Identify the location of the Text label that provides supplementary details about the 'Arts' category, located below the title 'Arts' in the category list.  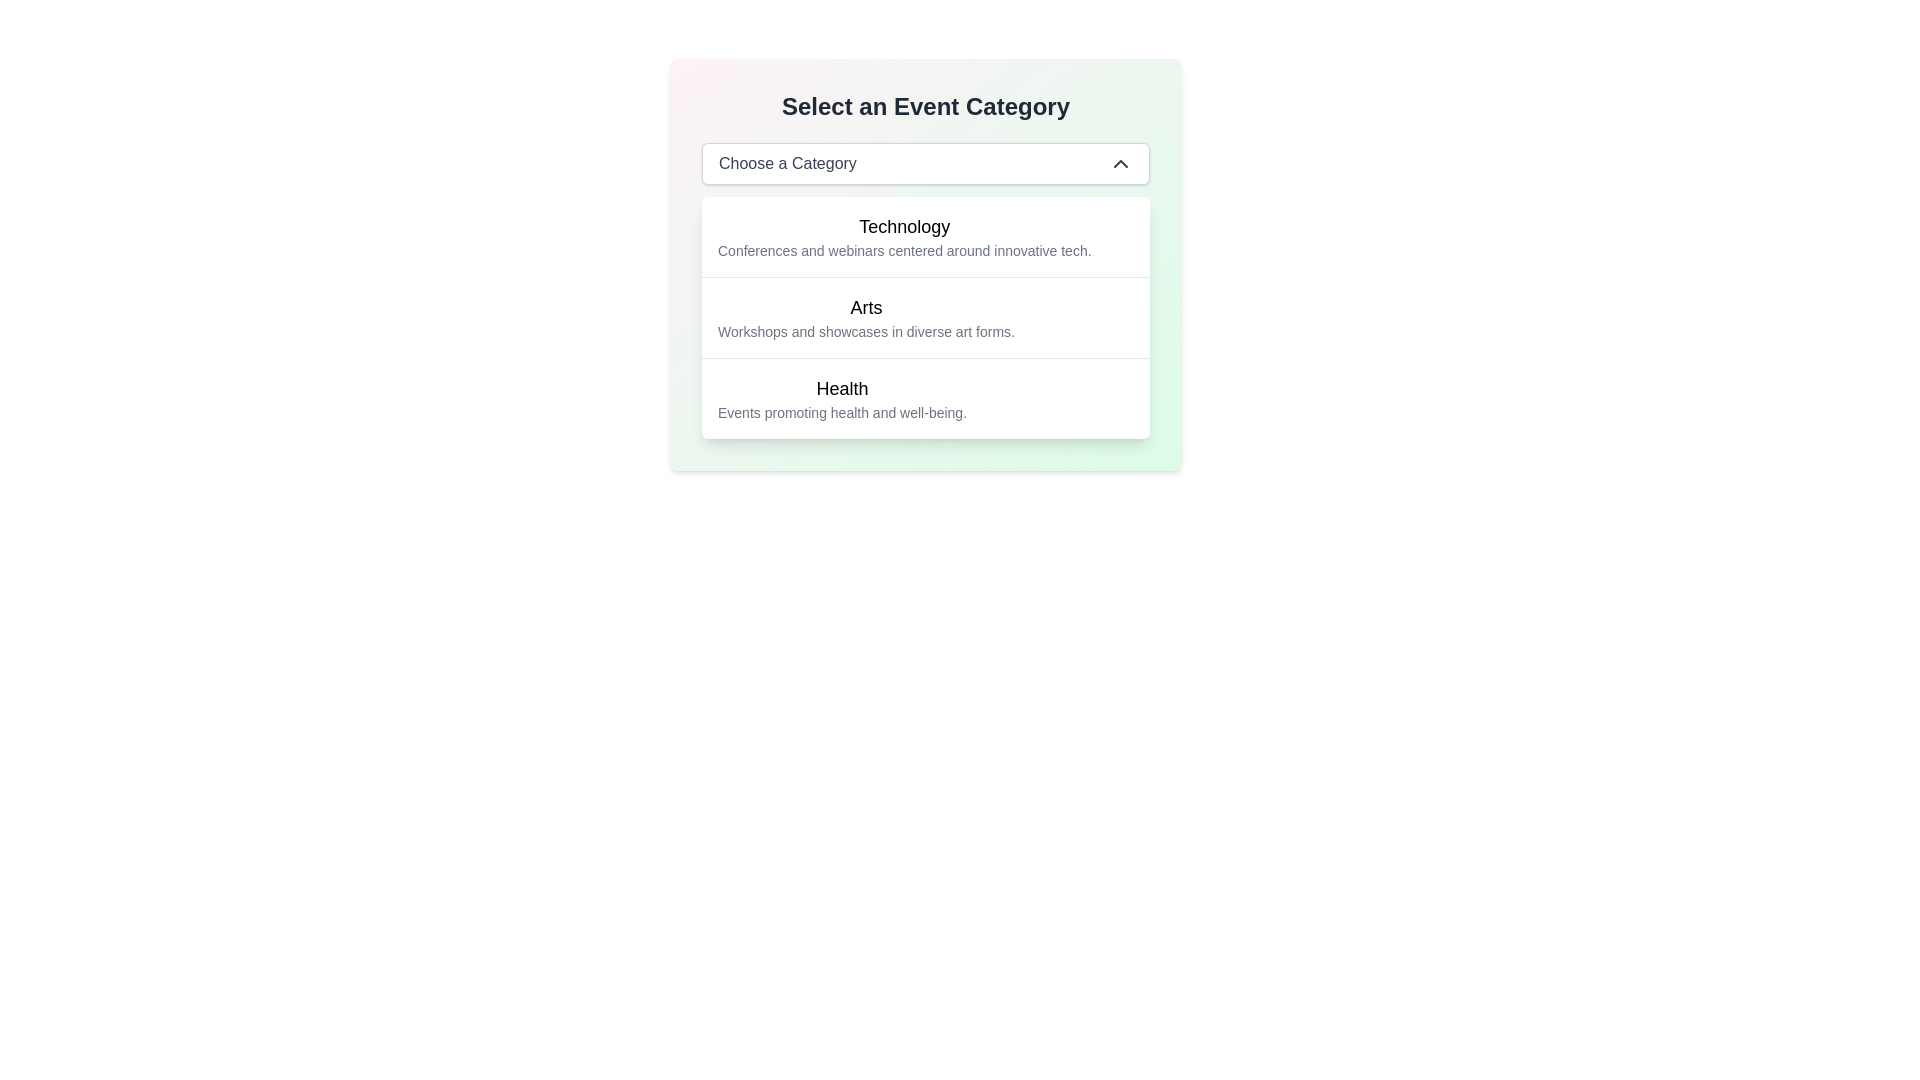
(866, 330).